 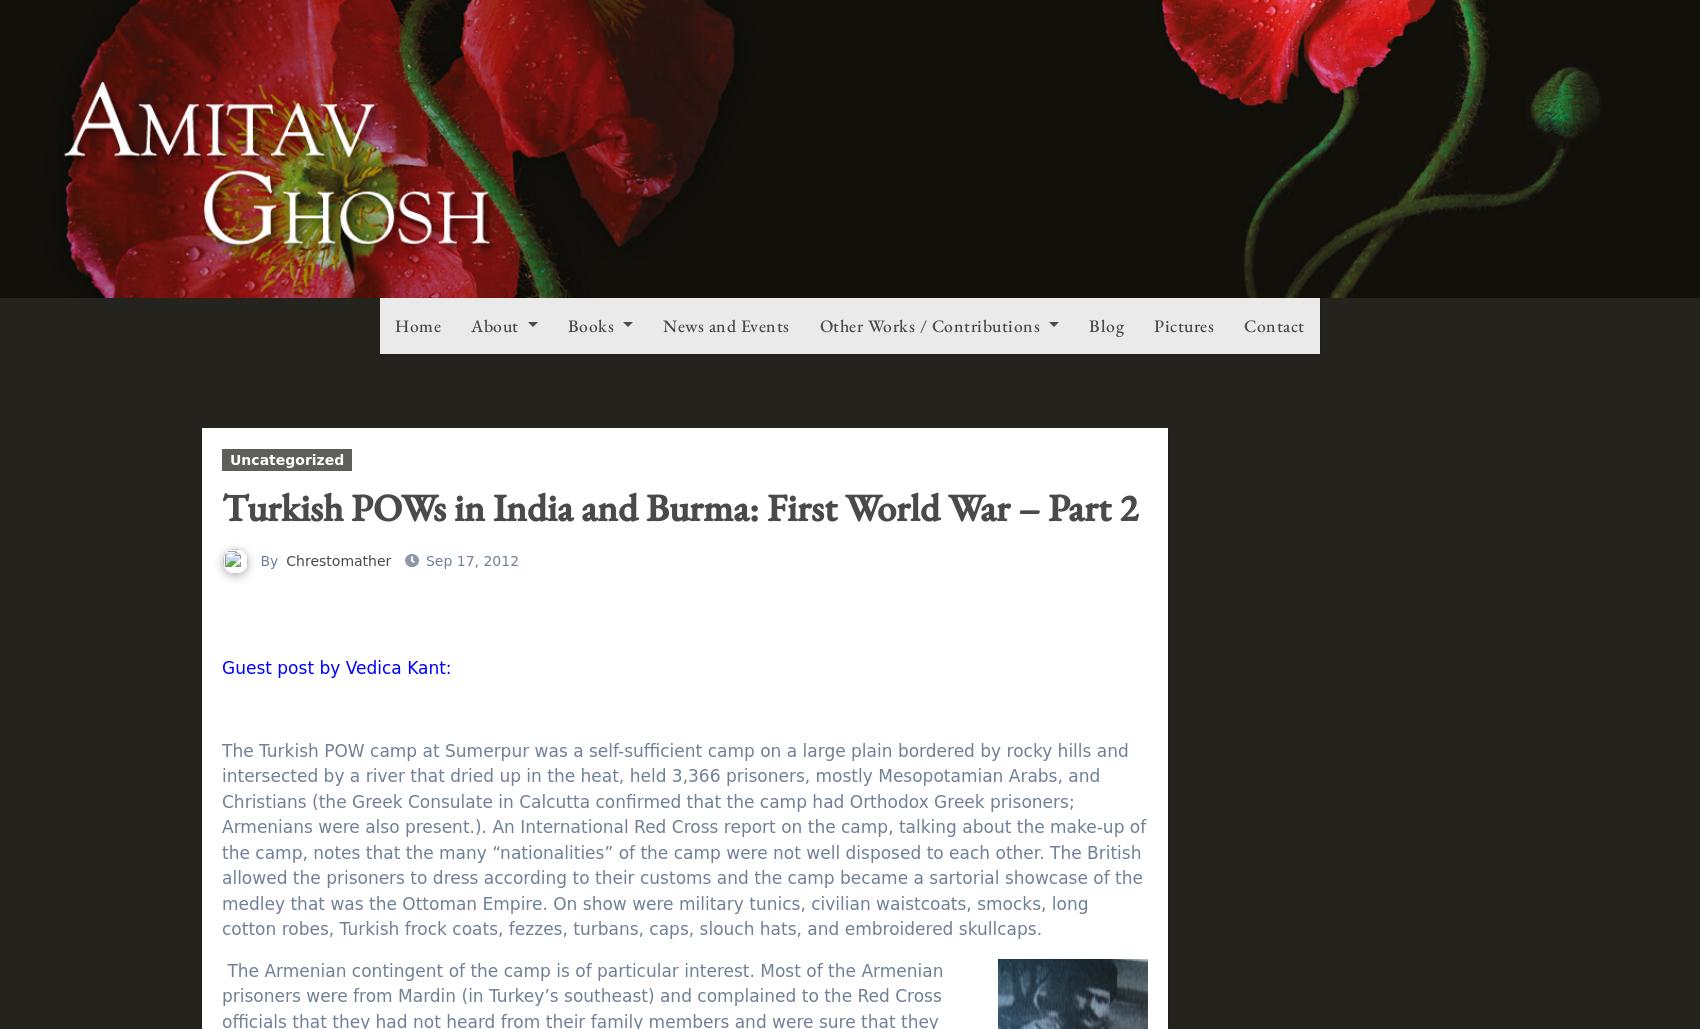 What do you see at coordinates (1393, 59) in the screenshot?
I see `'17'` at bounding box center [1393, 59].